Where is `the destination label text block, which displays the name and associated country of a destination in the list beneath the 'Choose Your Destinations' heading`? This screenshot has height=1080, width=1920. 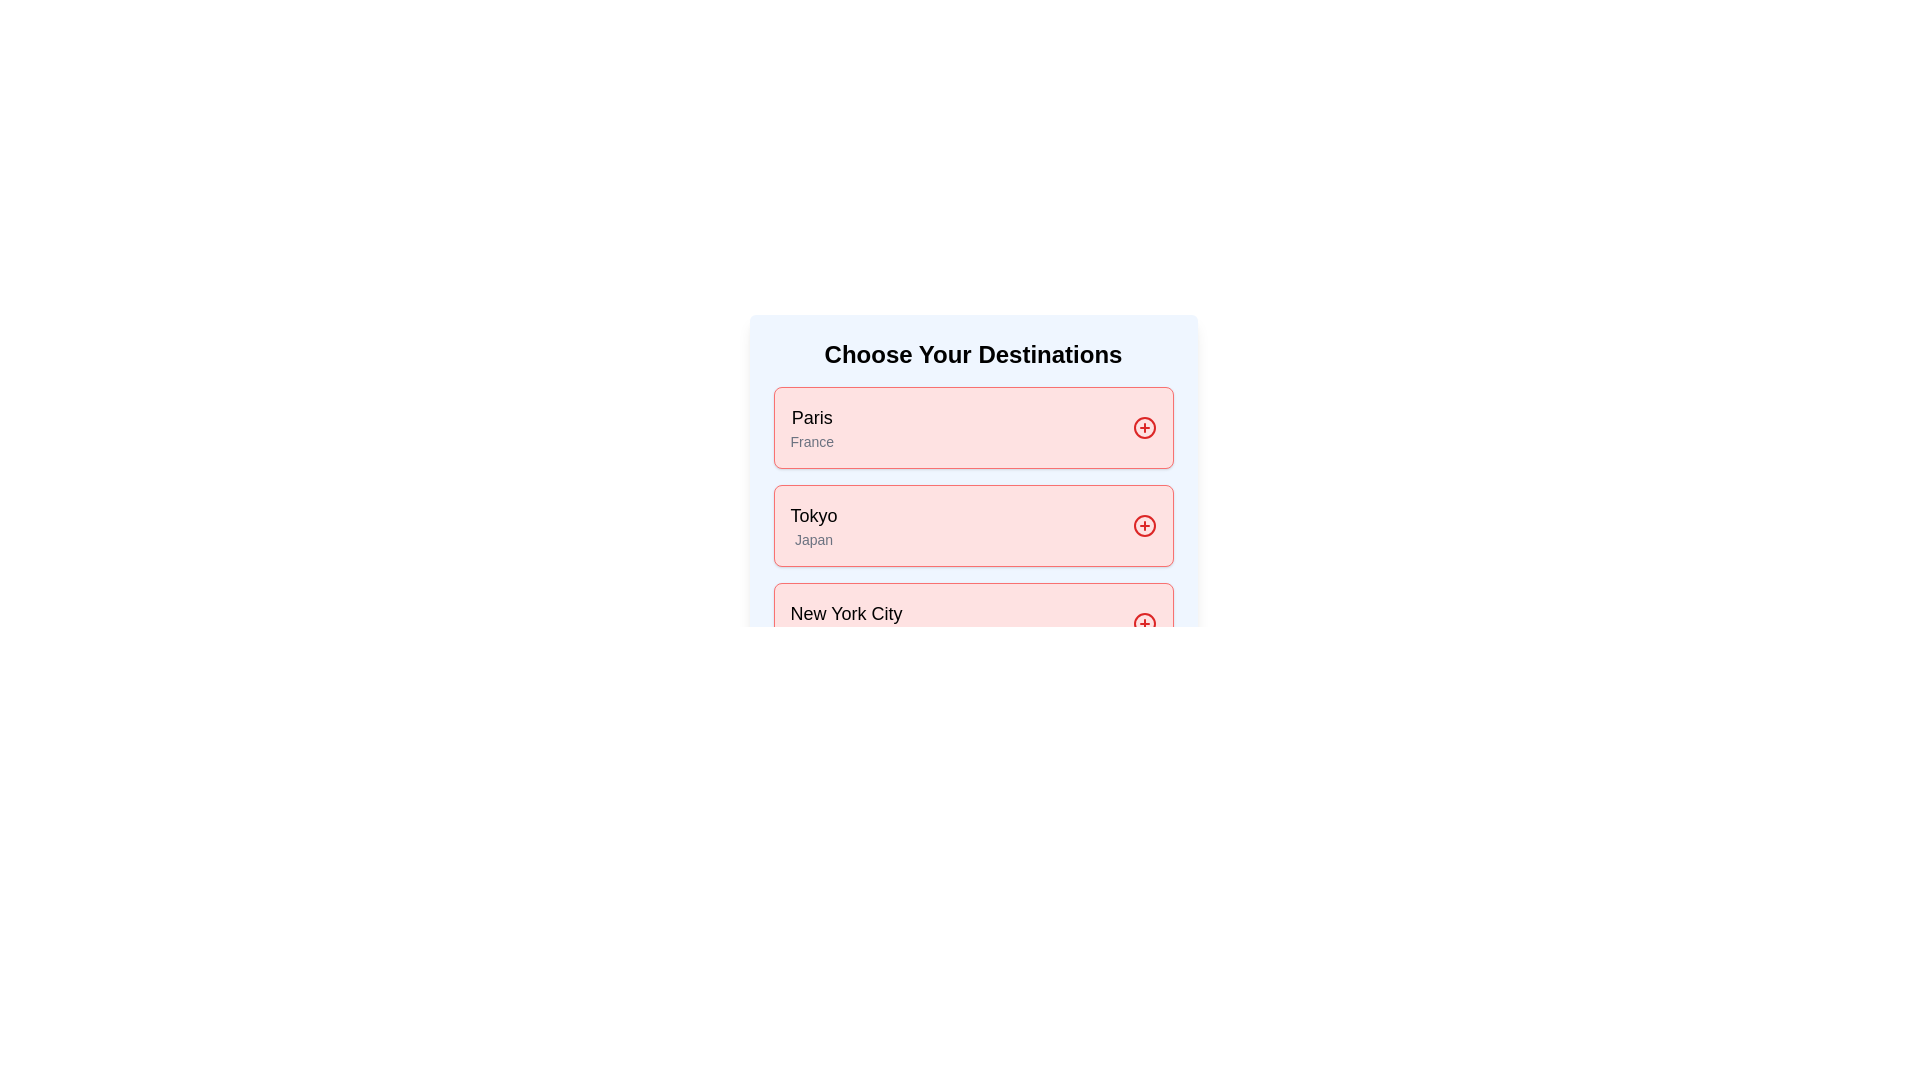
the destination label text block, which displays the name and associated country of a destination in the list beneath the 'Choose Your Destinations' heading is located at coordinates (812, 427).